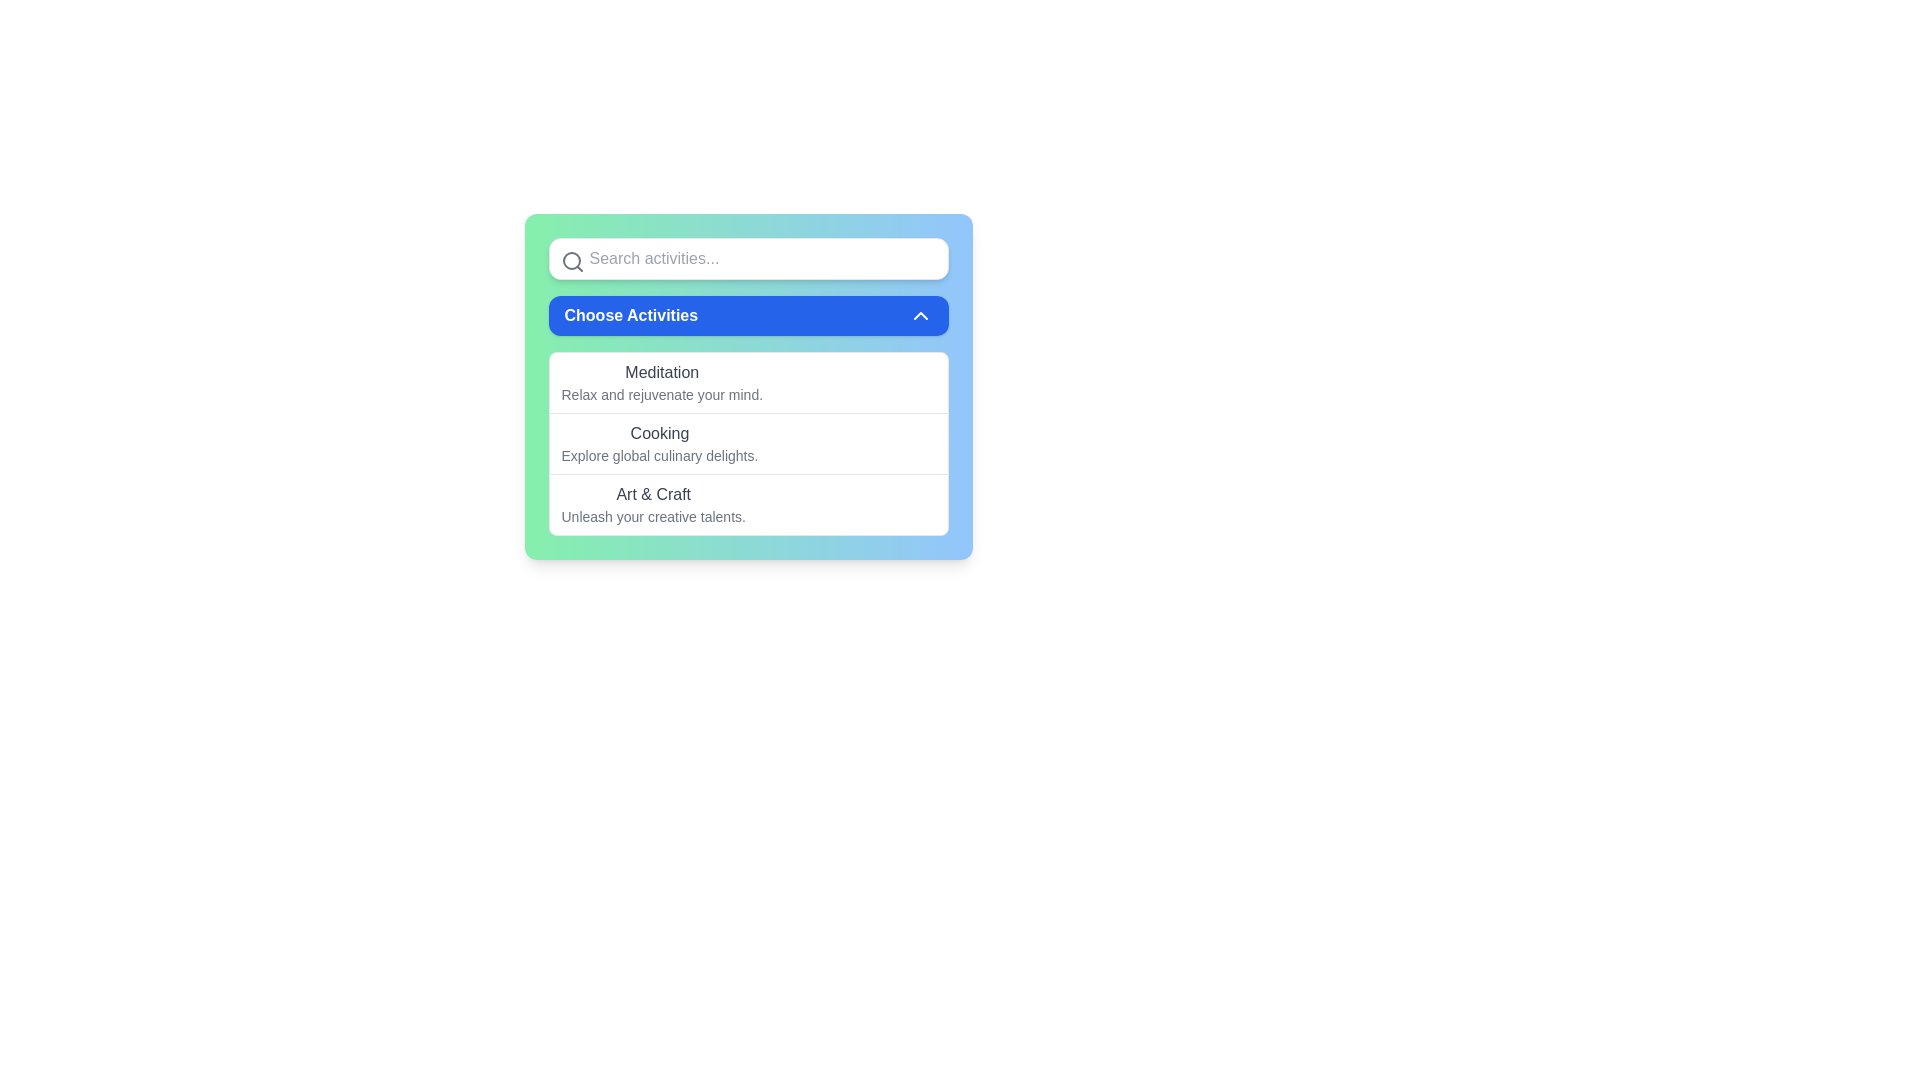 This screenshot has height=1080, width=1920. I want to click on SVG circle element that represents the inner part of the search icon located in the top-left corner of the search input field for accessibility, so click(570, 260).